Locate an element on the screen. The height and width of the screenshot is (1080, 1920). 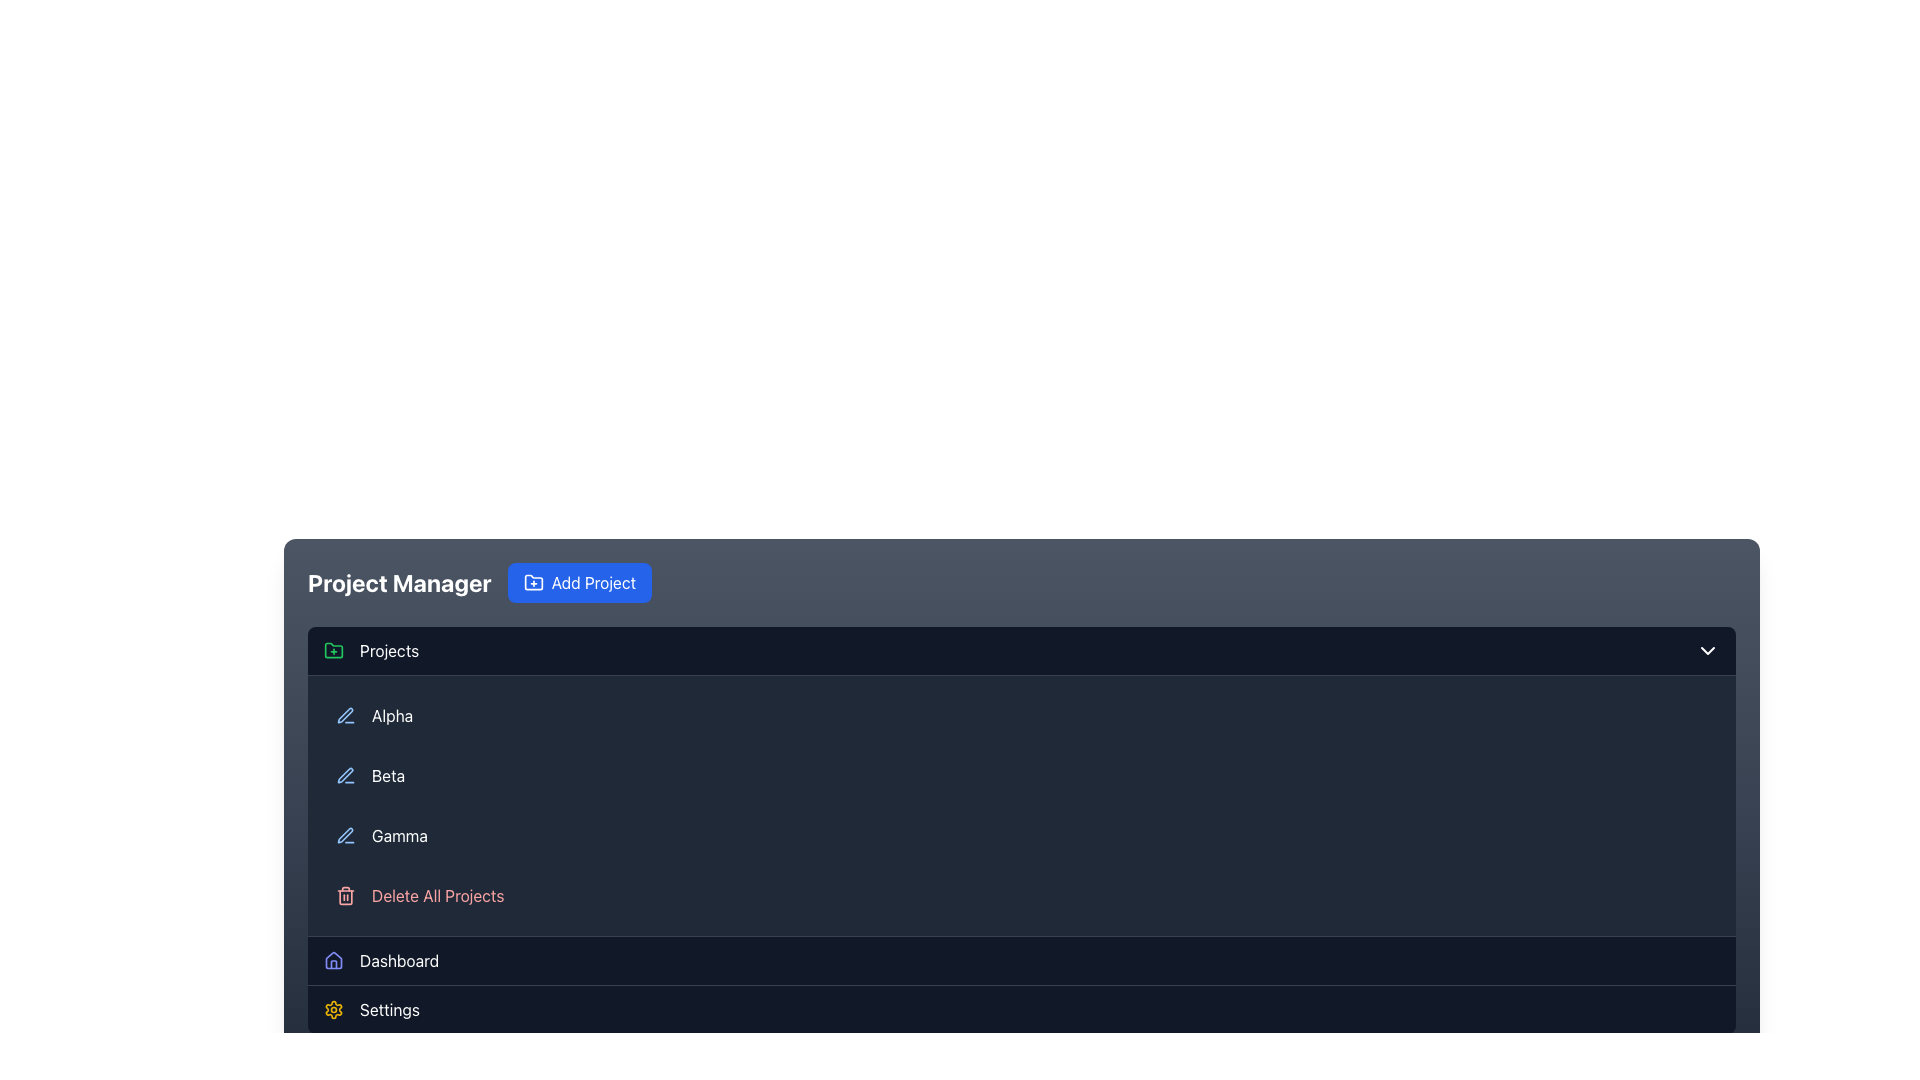
the pen icon in the Projects list of the Project Manager interface is located at coordinates (345, 835).